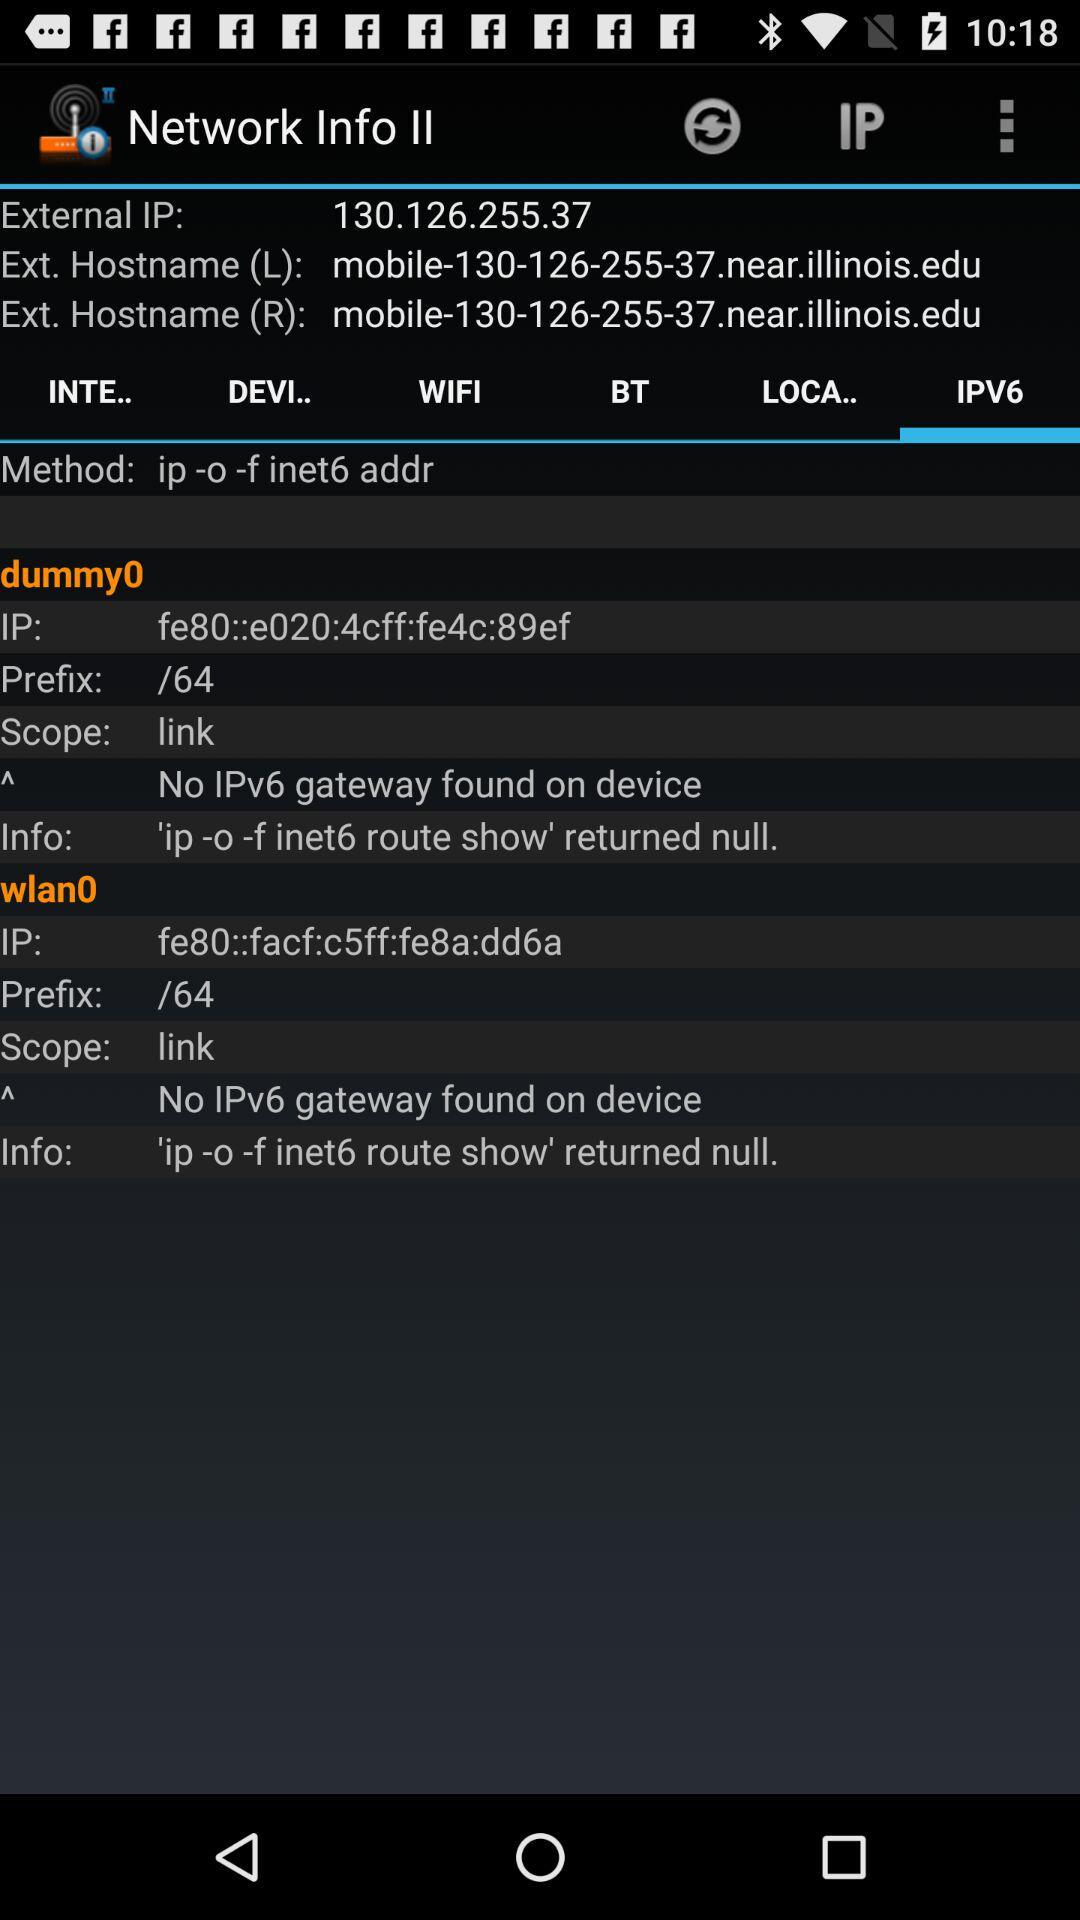  Describe the element at coordinates (88, 390) in the screenshot. I see `icon below the ext. hostname (r): item` at that location.